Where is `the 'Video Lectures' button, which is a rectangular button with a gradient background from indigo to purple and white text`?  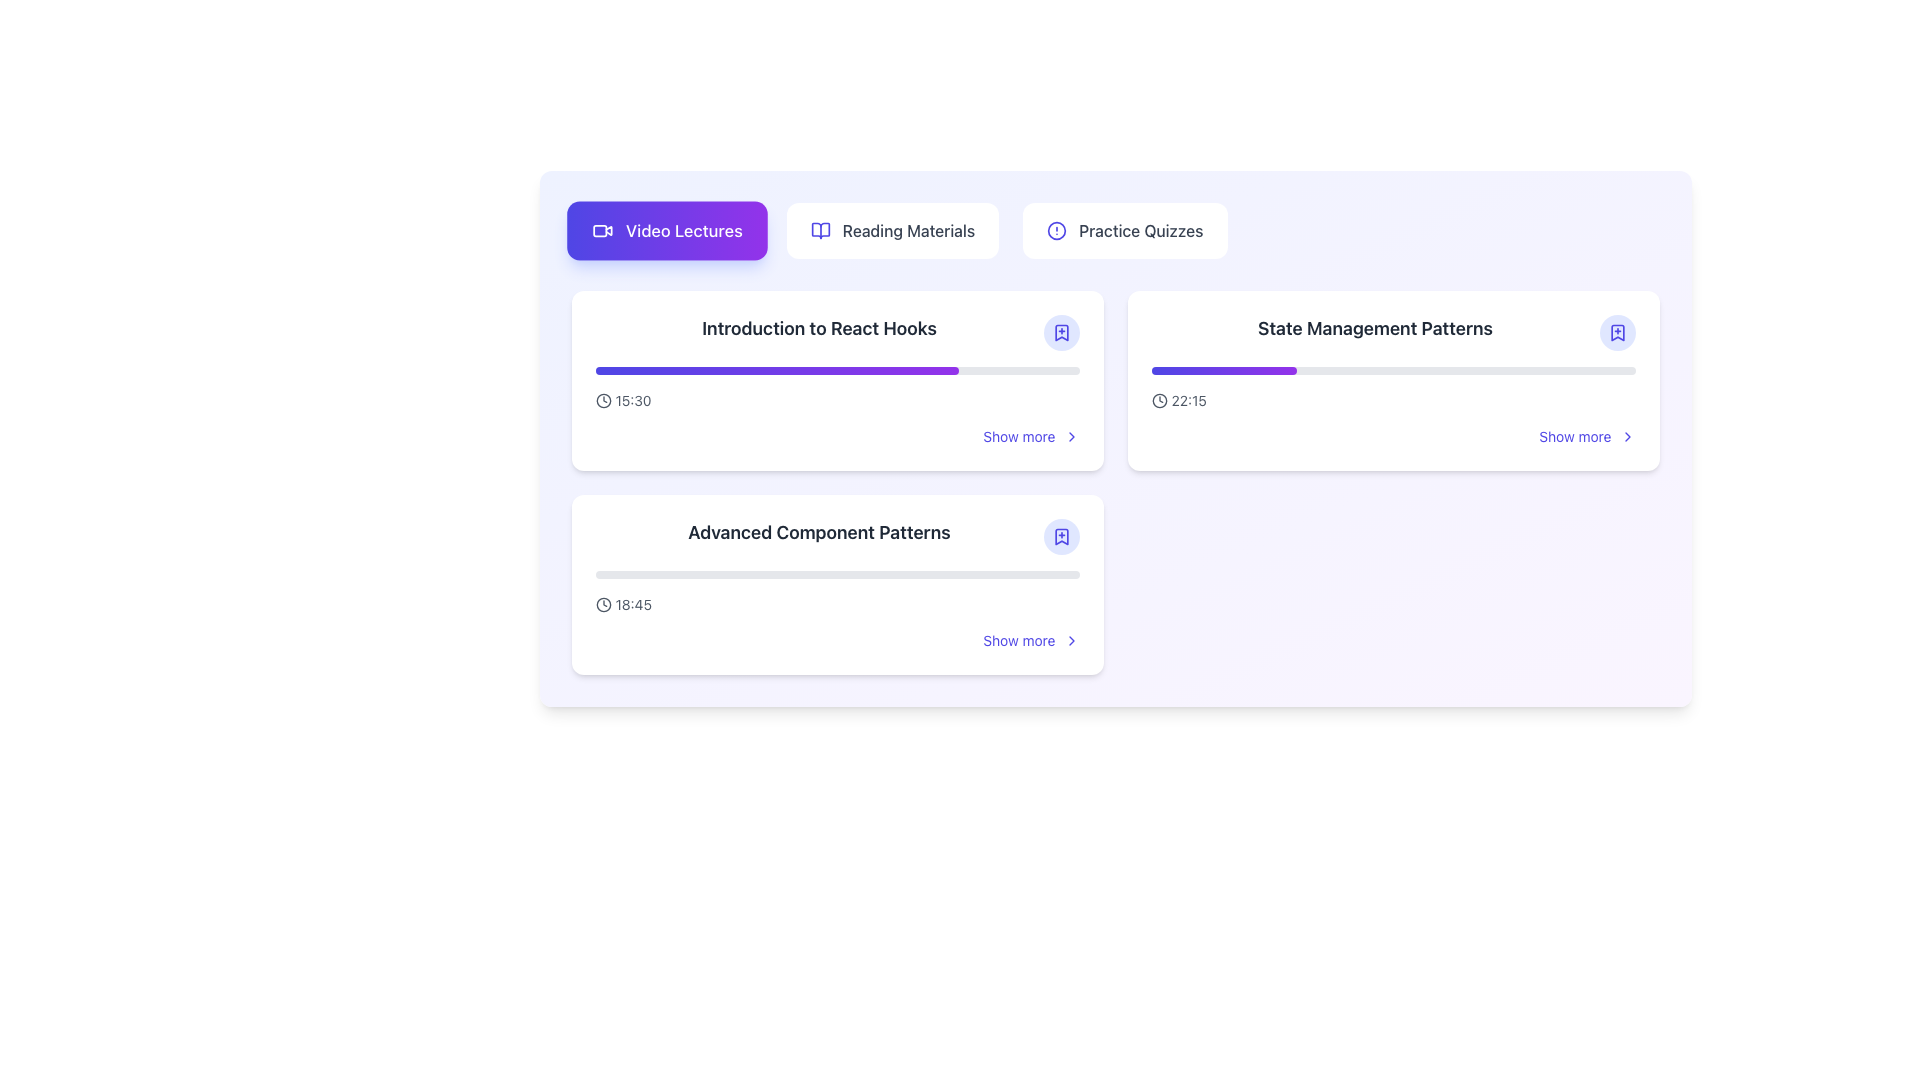
the 'Video Lectures' button, which is a rectangular button with a gradient background from indigo to purple and white text is located at coordinates (667, 230).